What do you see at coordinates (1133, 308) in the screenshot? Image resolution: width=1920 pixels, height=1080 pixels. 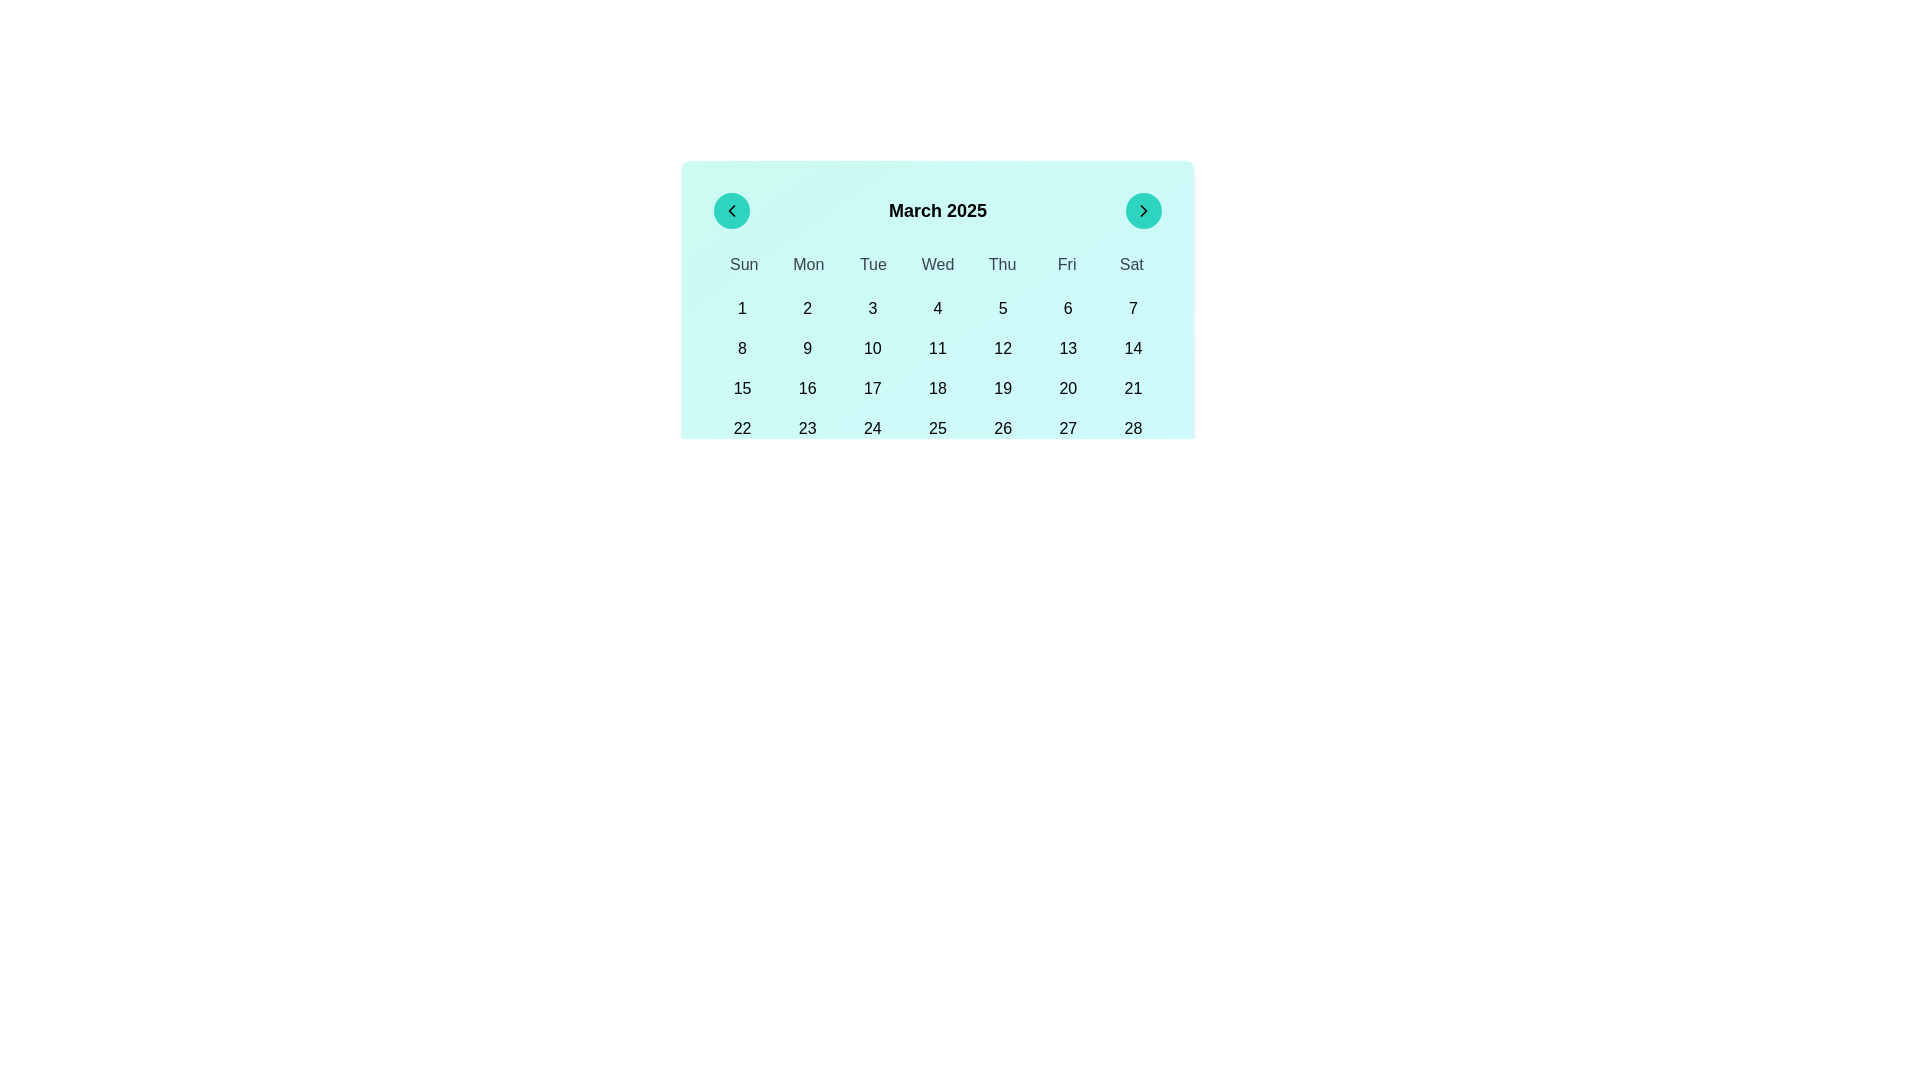 I see `the day selection button in the calendar widget located under the 'Sat' column header` at bounding box center [1133, 308].